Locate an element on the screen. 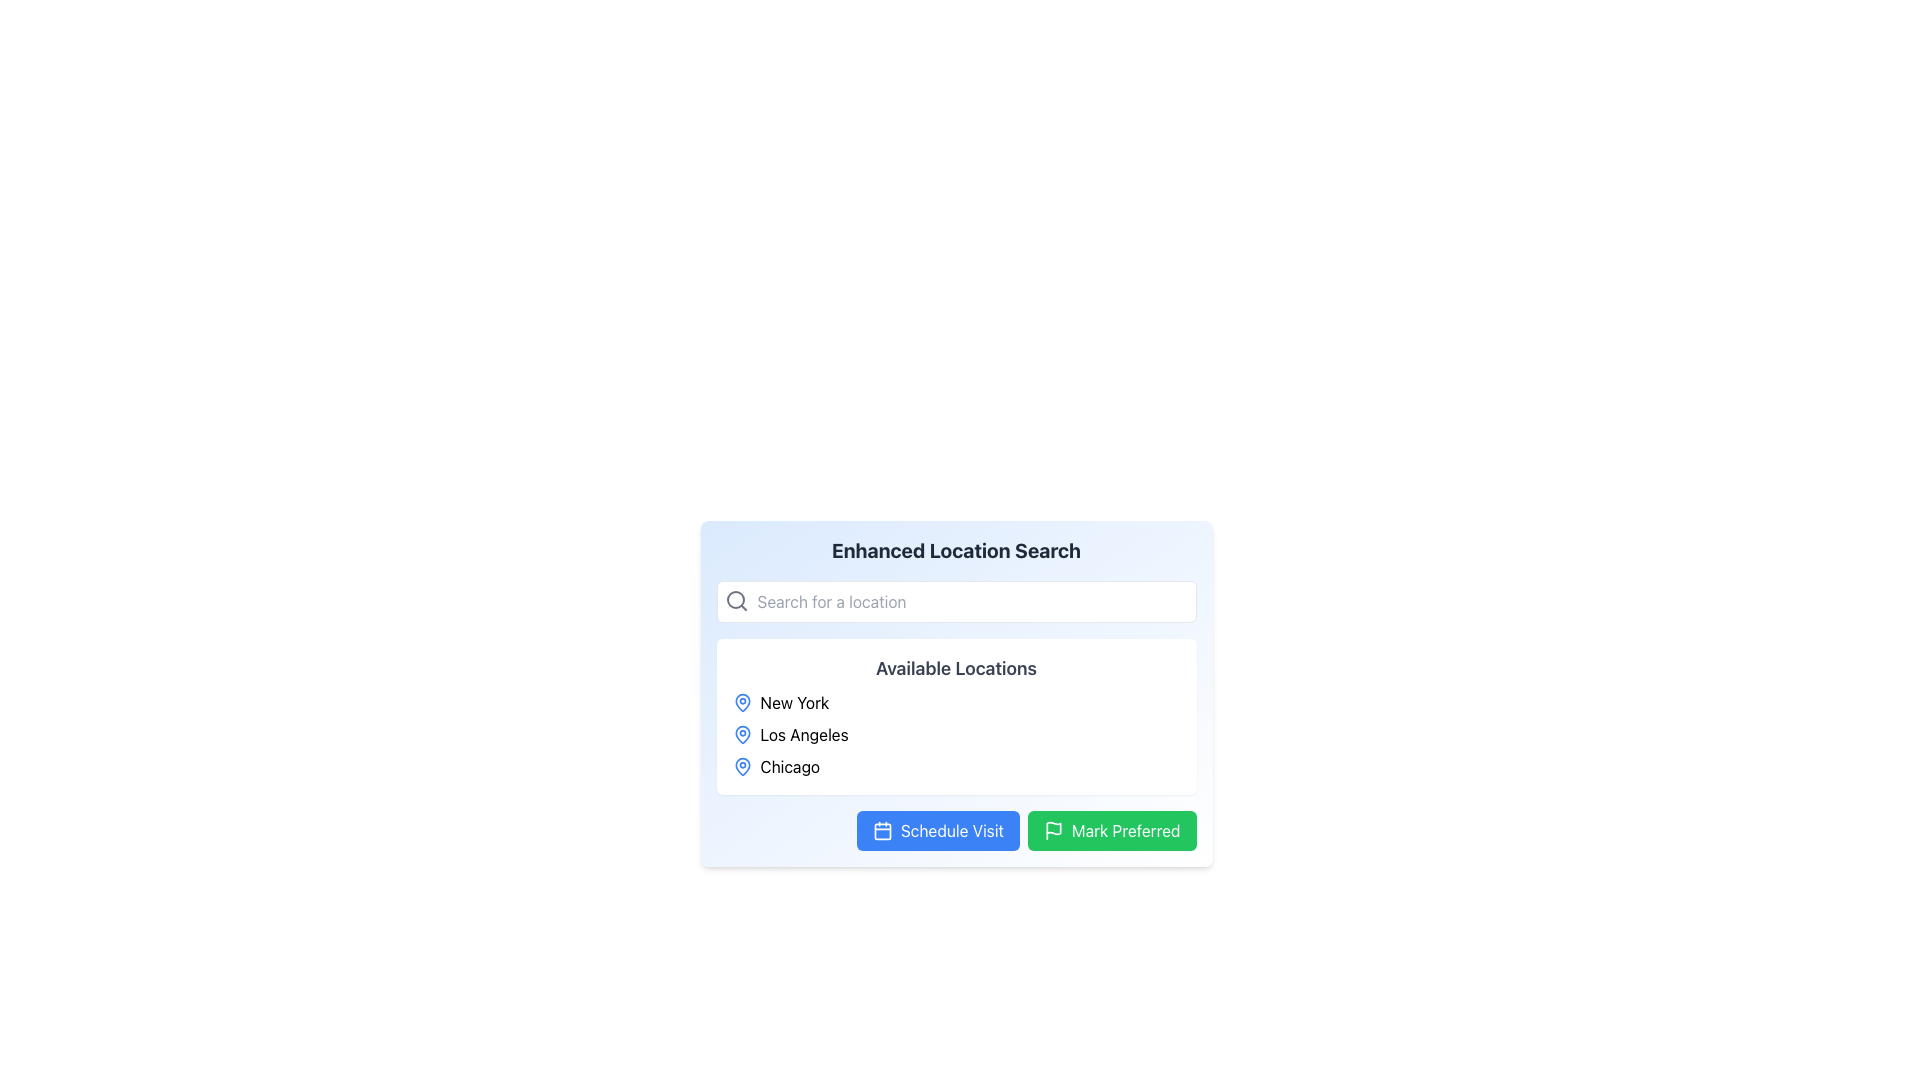  to select the location named 'Chicago', which is the third item in a vertical list of locations is located at coordinates (955, 766).